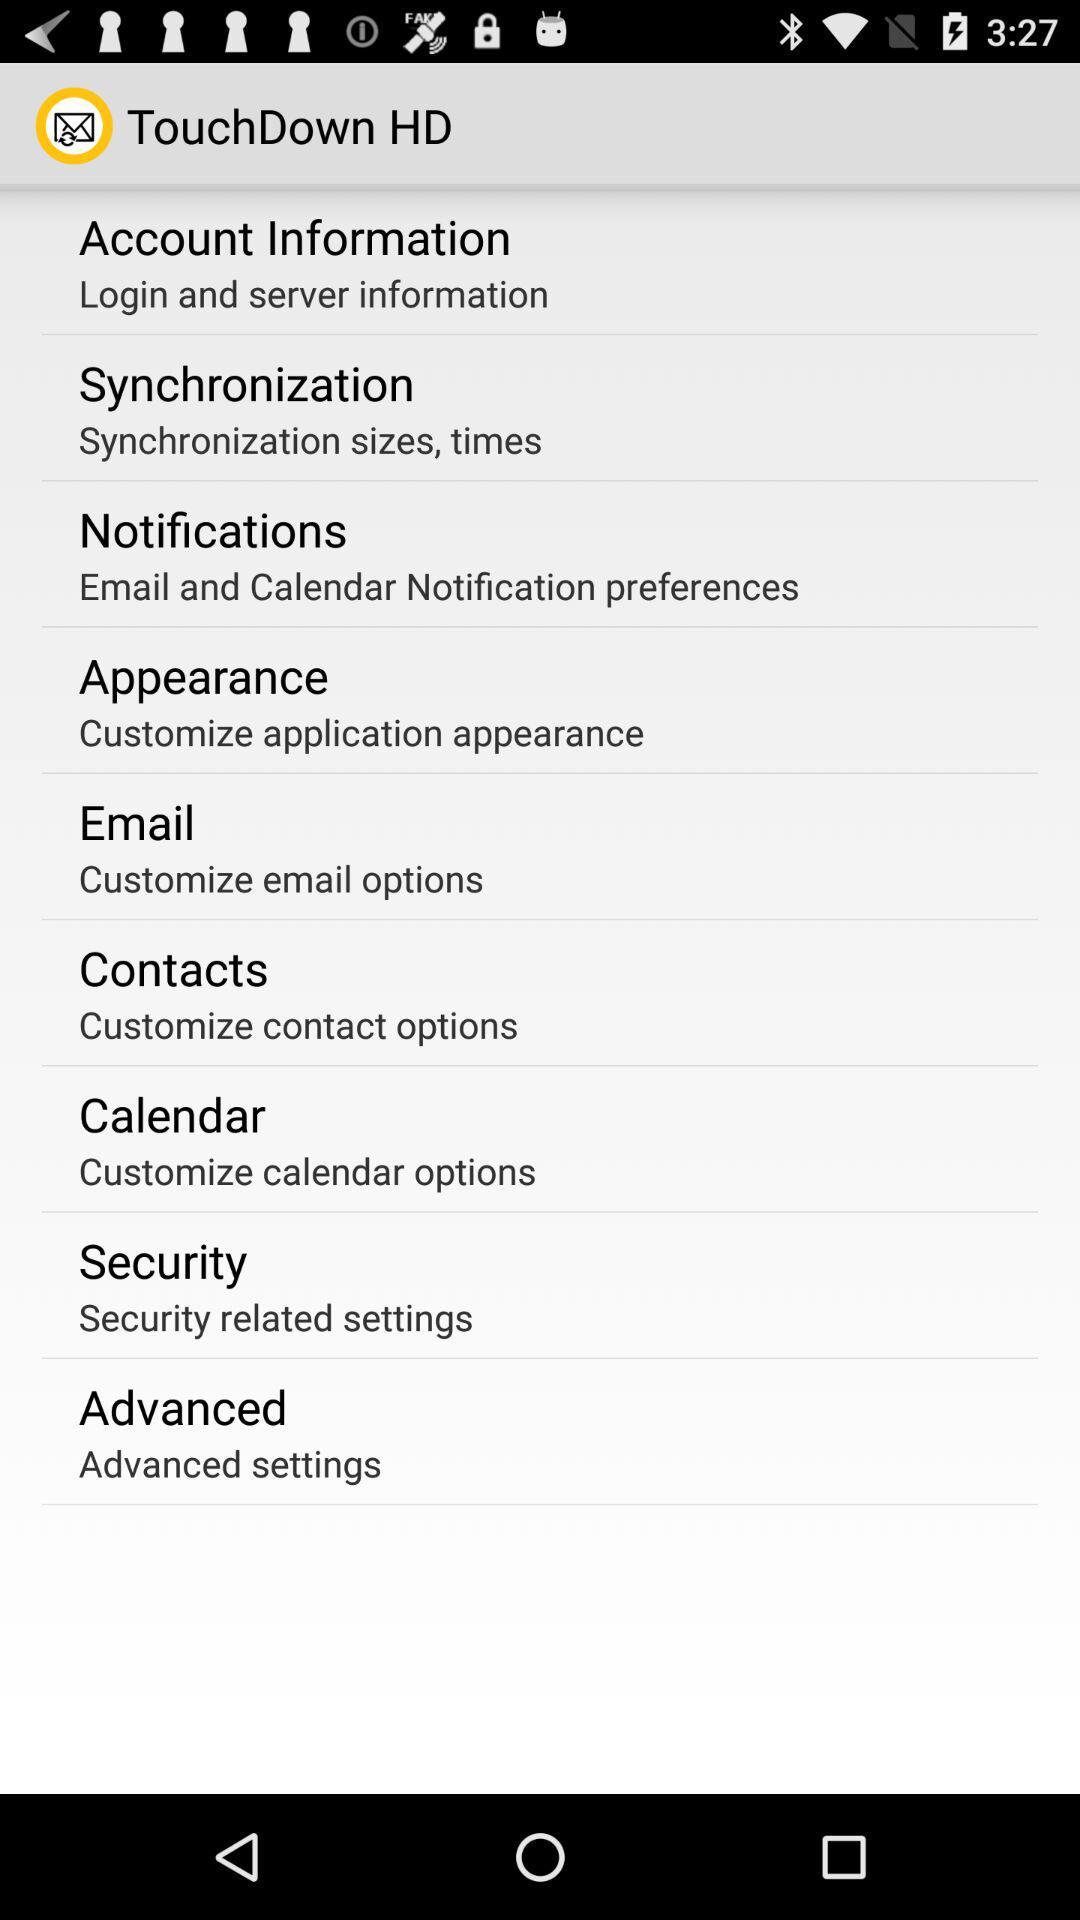 The height and width of the screenshot is (1920, 1080). What do you see at coordinates (229, 1463) in the screenshot?
I see `item below advanced icon` at bounding box center [229, 1463].